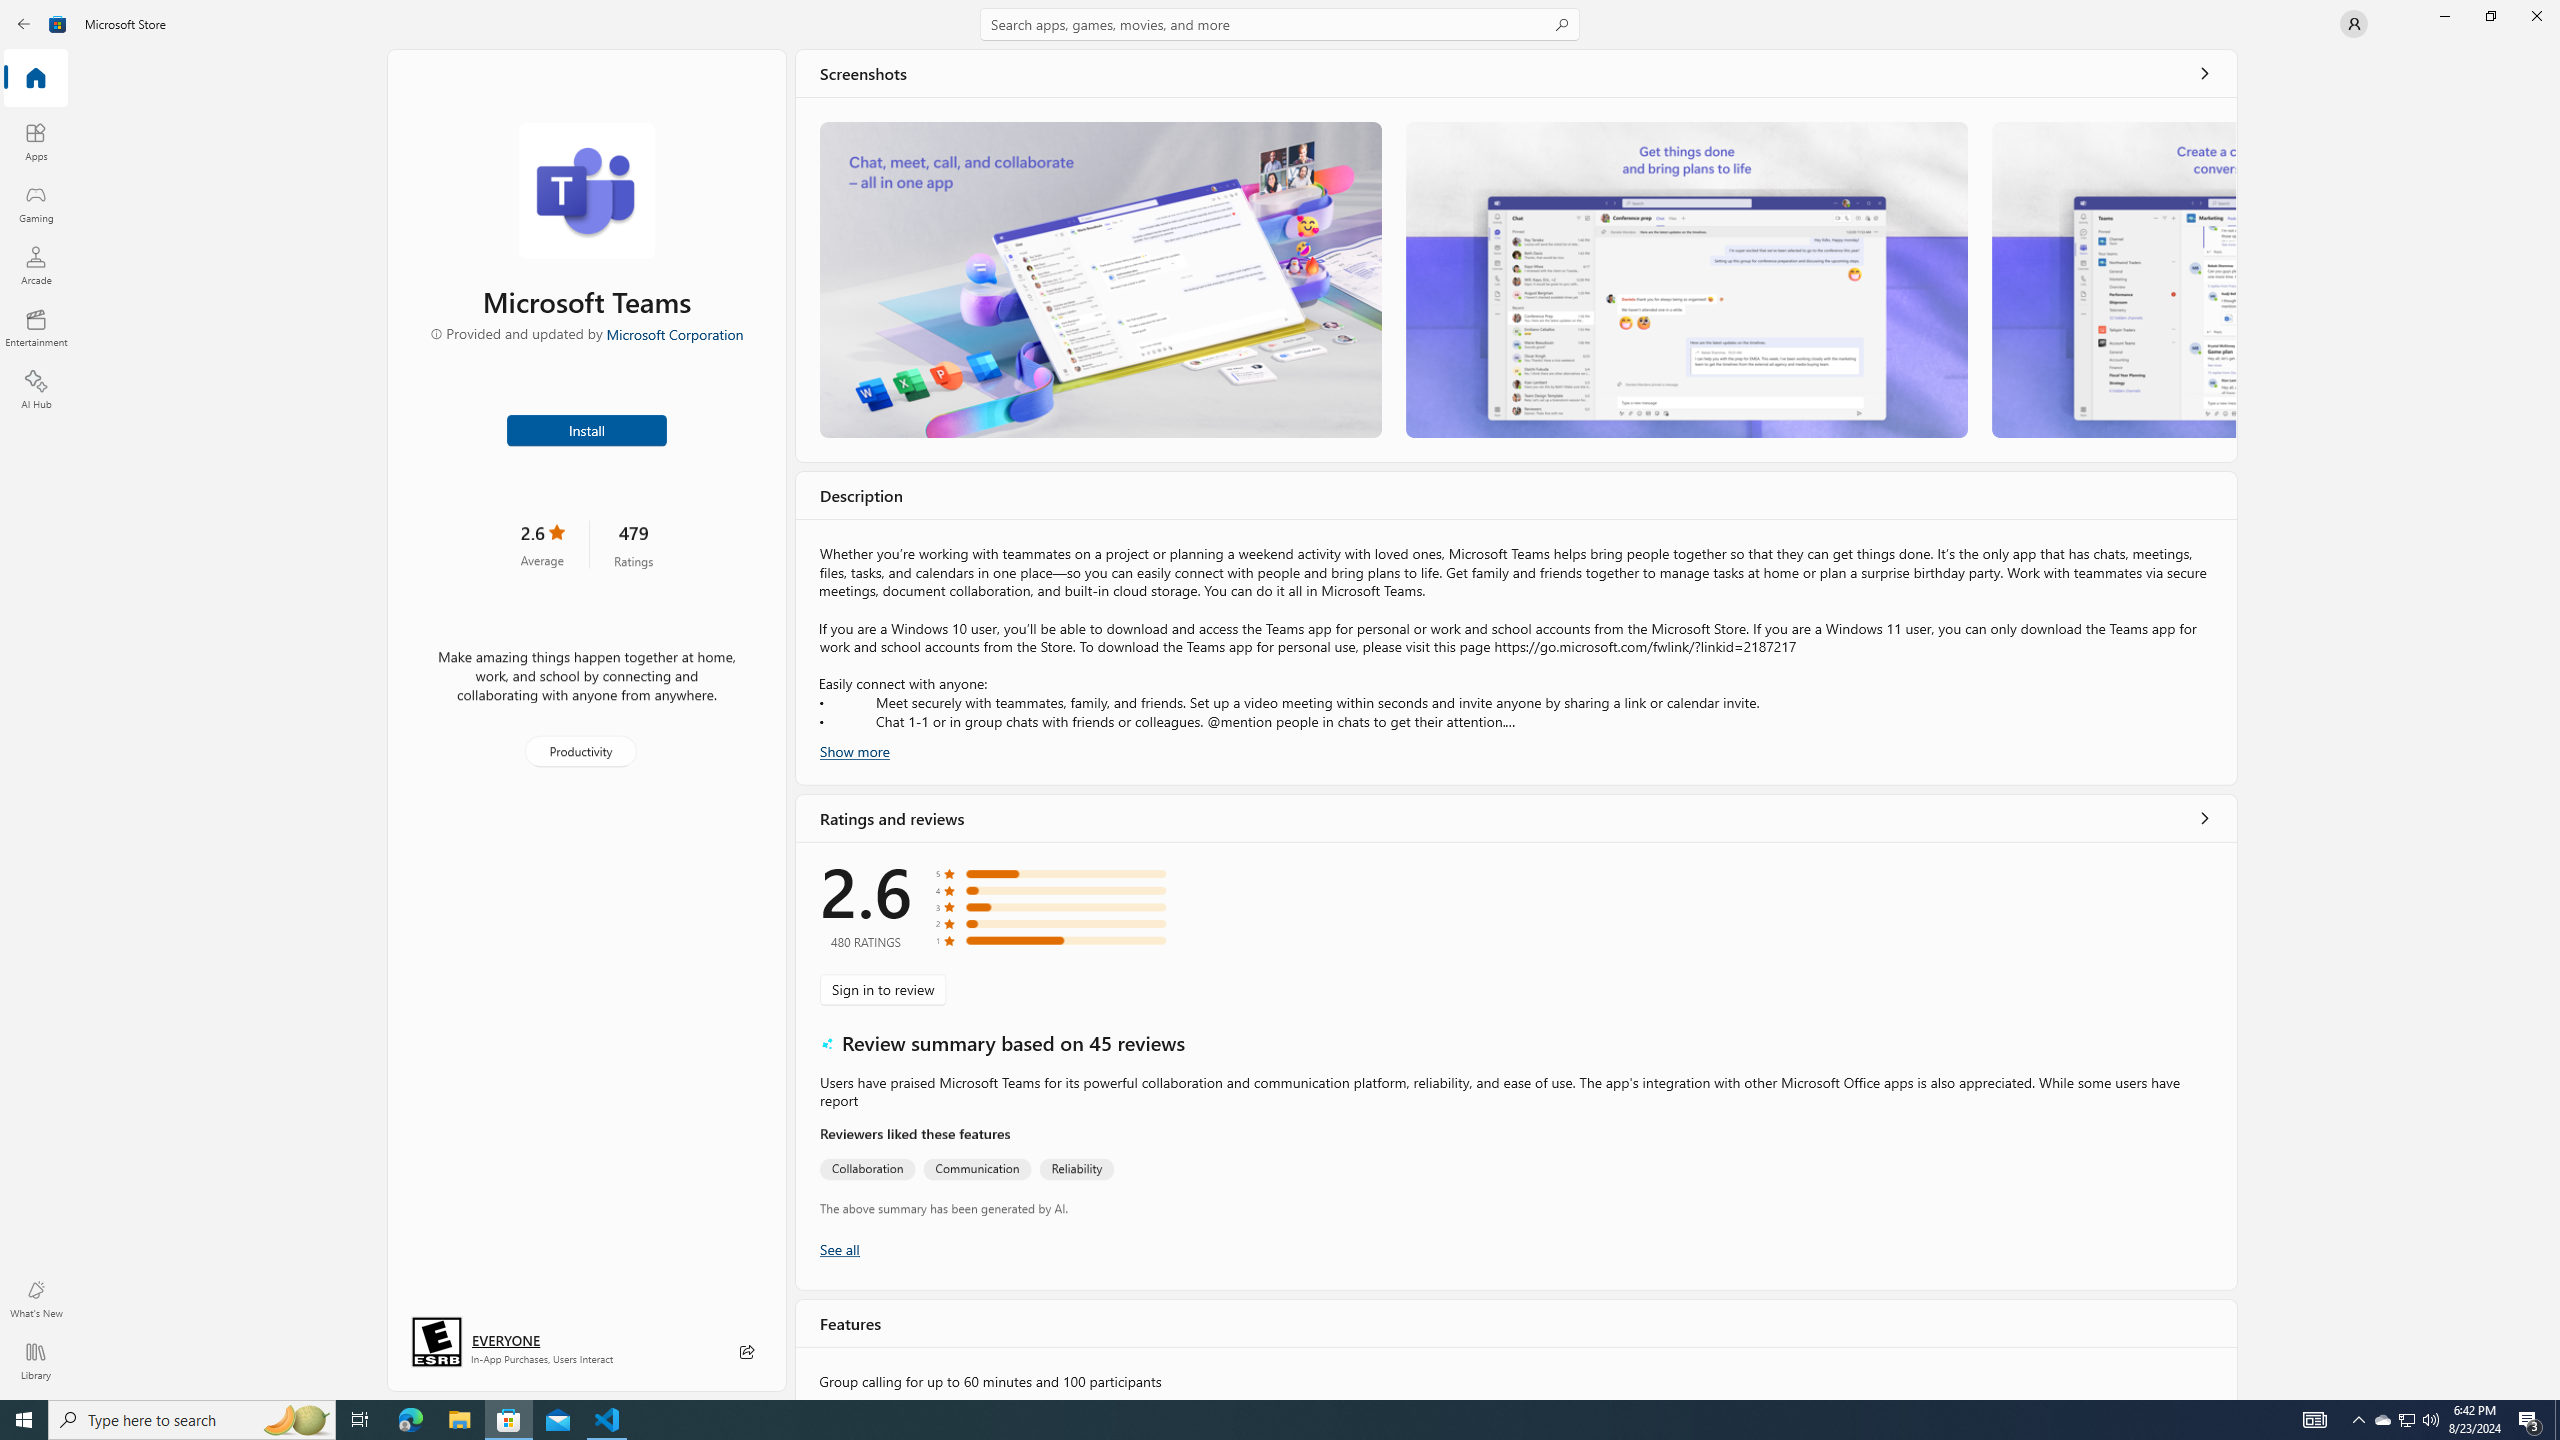 The width and height of the screenshot is (2560, 1440). What do you see at coordinates (852, 750) in the screenshot?
I see `'Show more'` at bounding box center [852, 750].